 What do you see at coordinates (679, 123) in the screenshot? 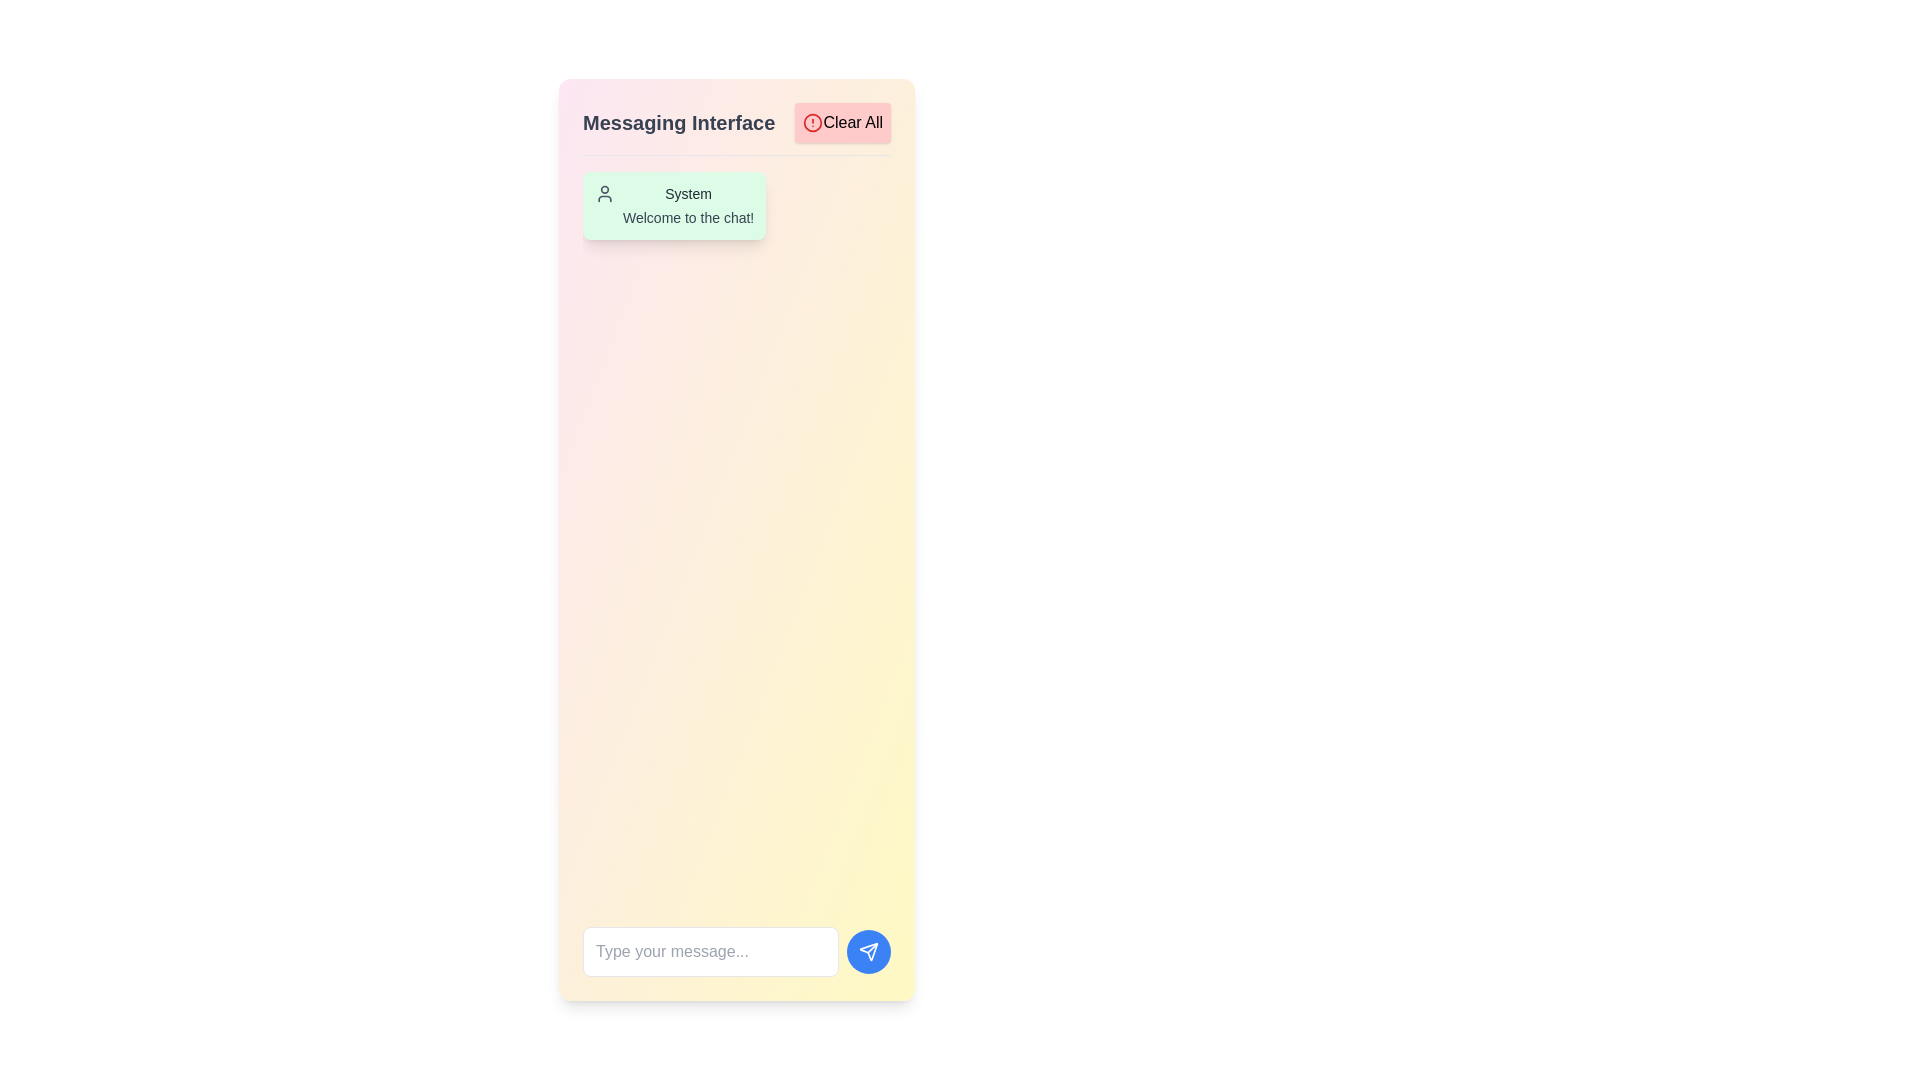
I see `the bold text labeled 'Messaging Interface' which is styled in a large gray font and located prominently at the top of the main panel` at bounding box center [679, 123].